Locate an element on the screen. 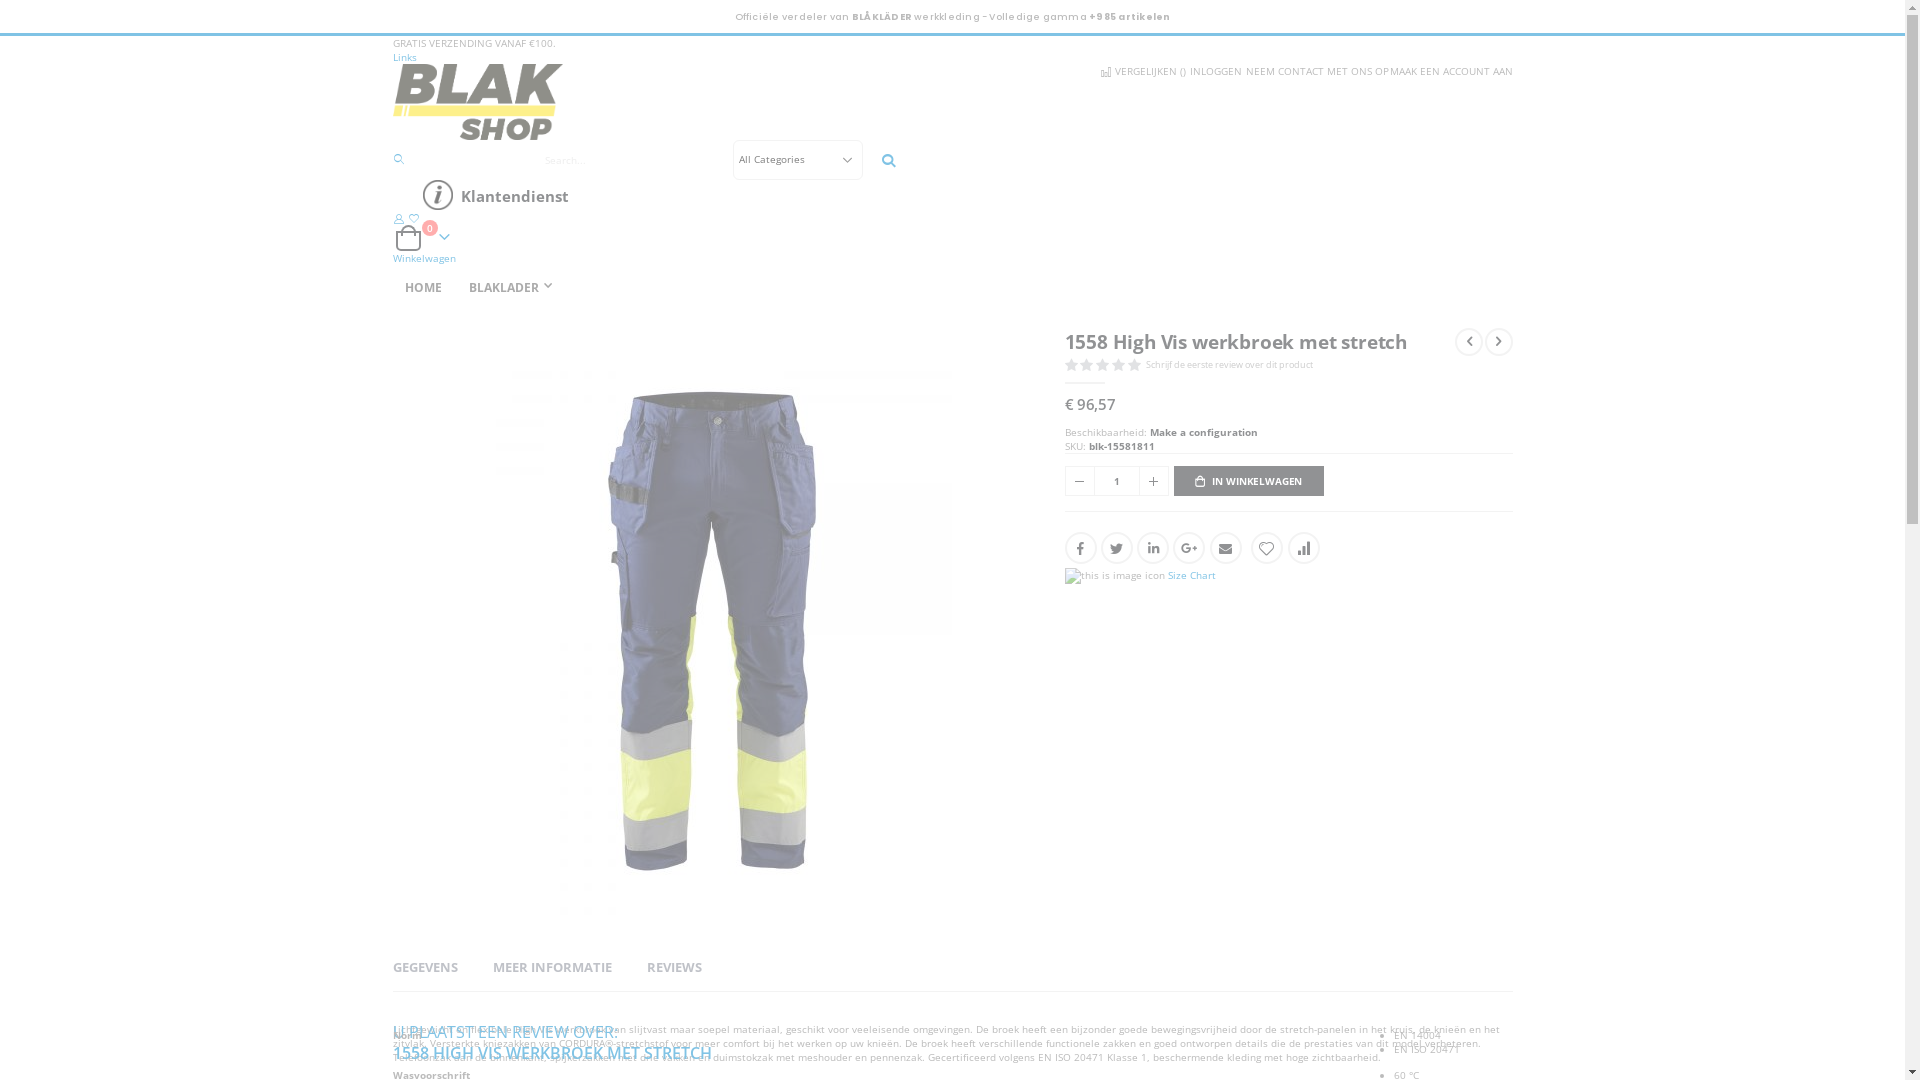  'NEEM CONTACT MET ONS OP' is located at coordinates (1242, 69).